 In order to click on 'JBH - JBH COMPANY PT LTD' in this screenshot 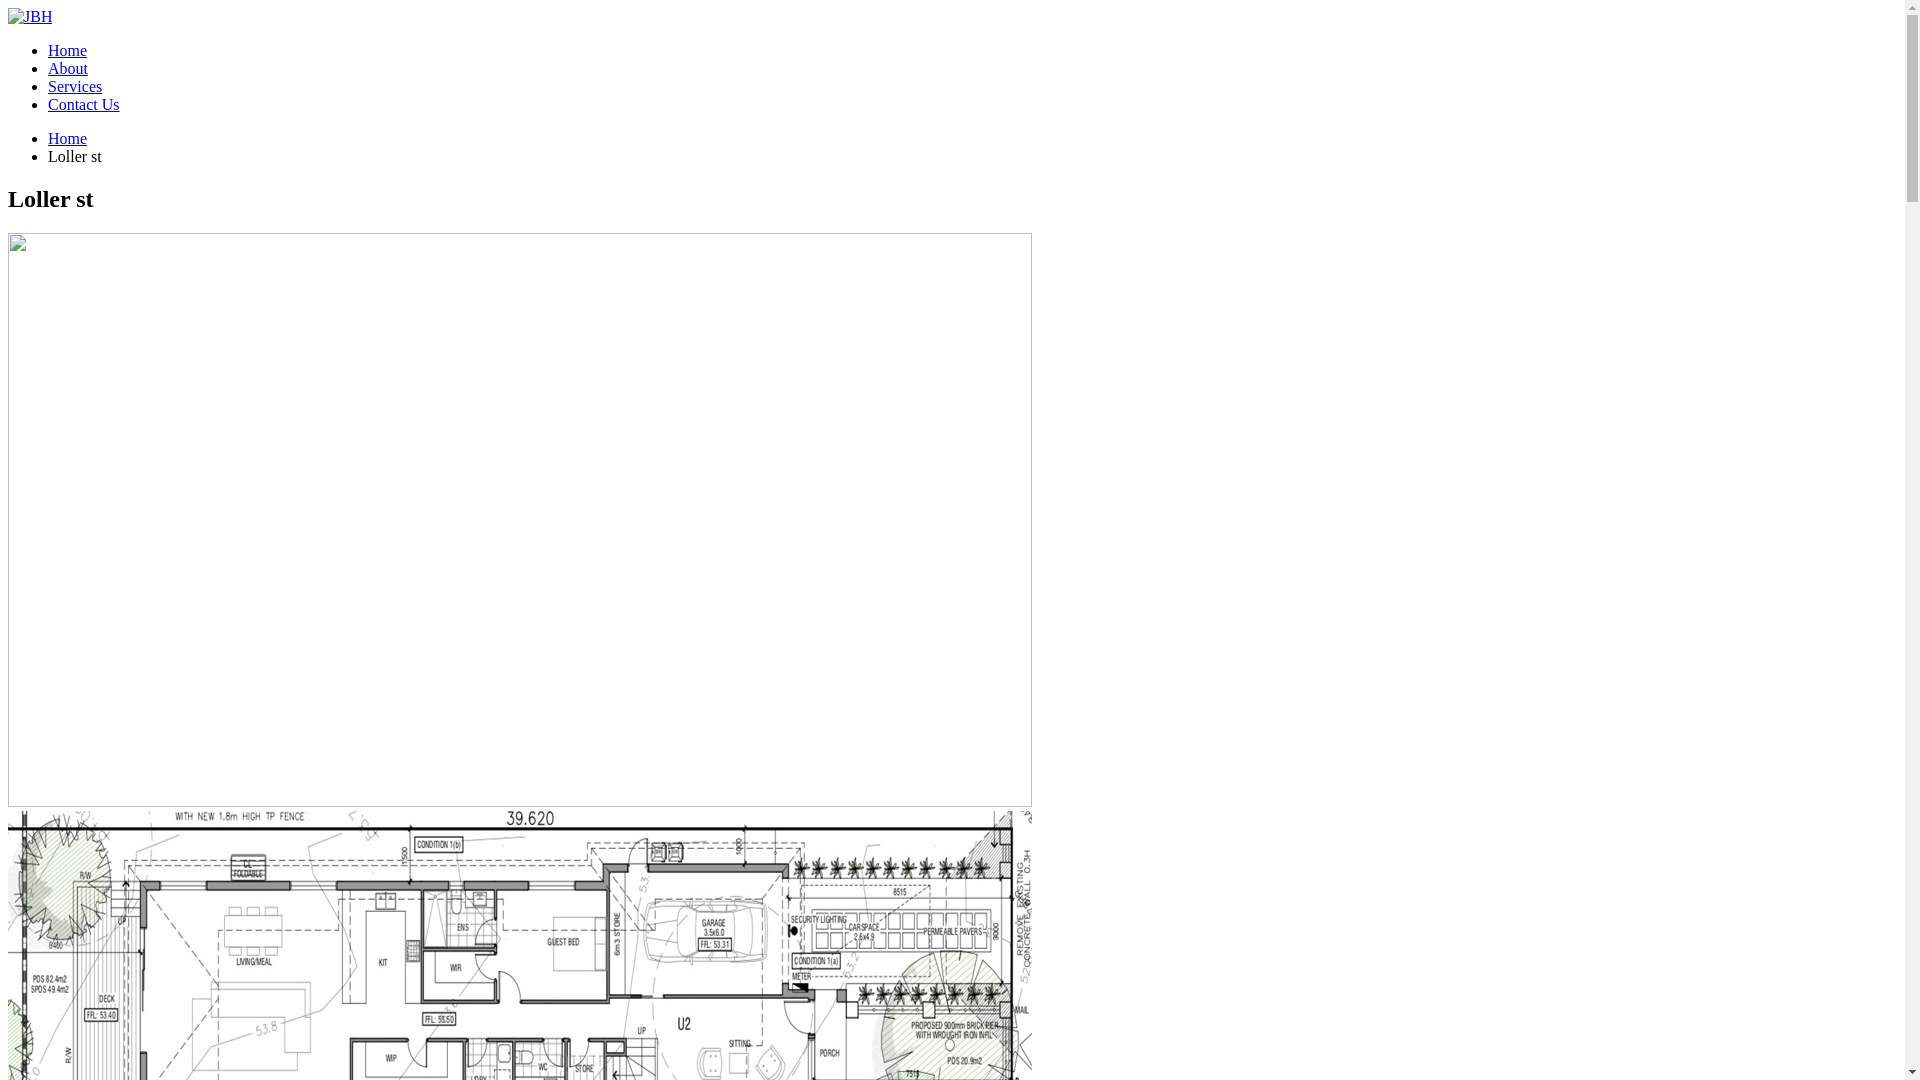, I will do `click(8, 16)`.